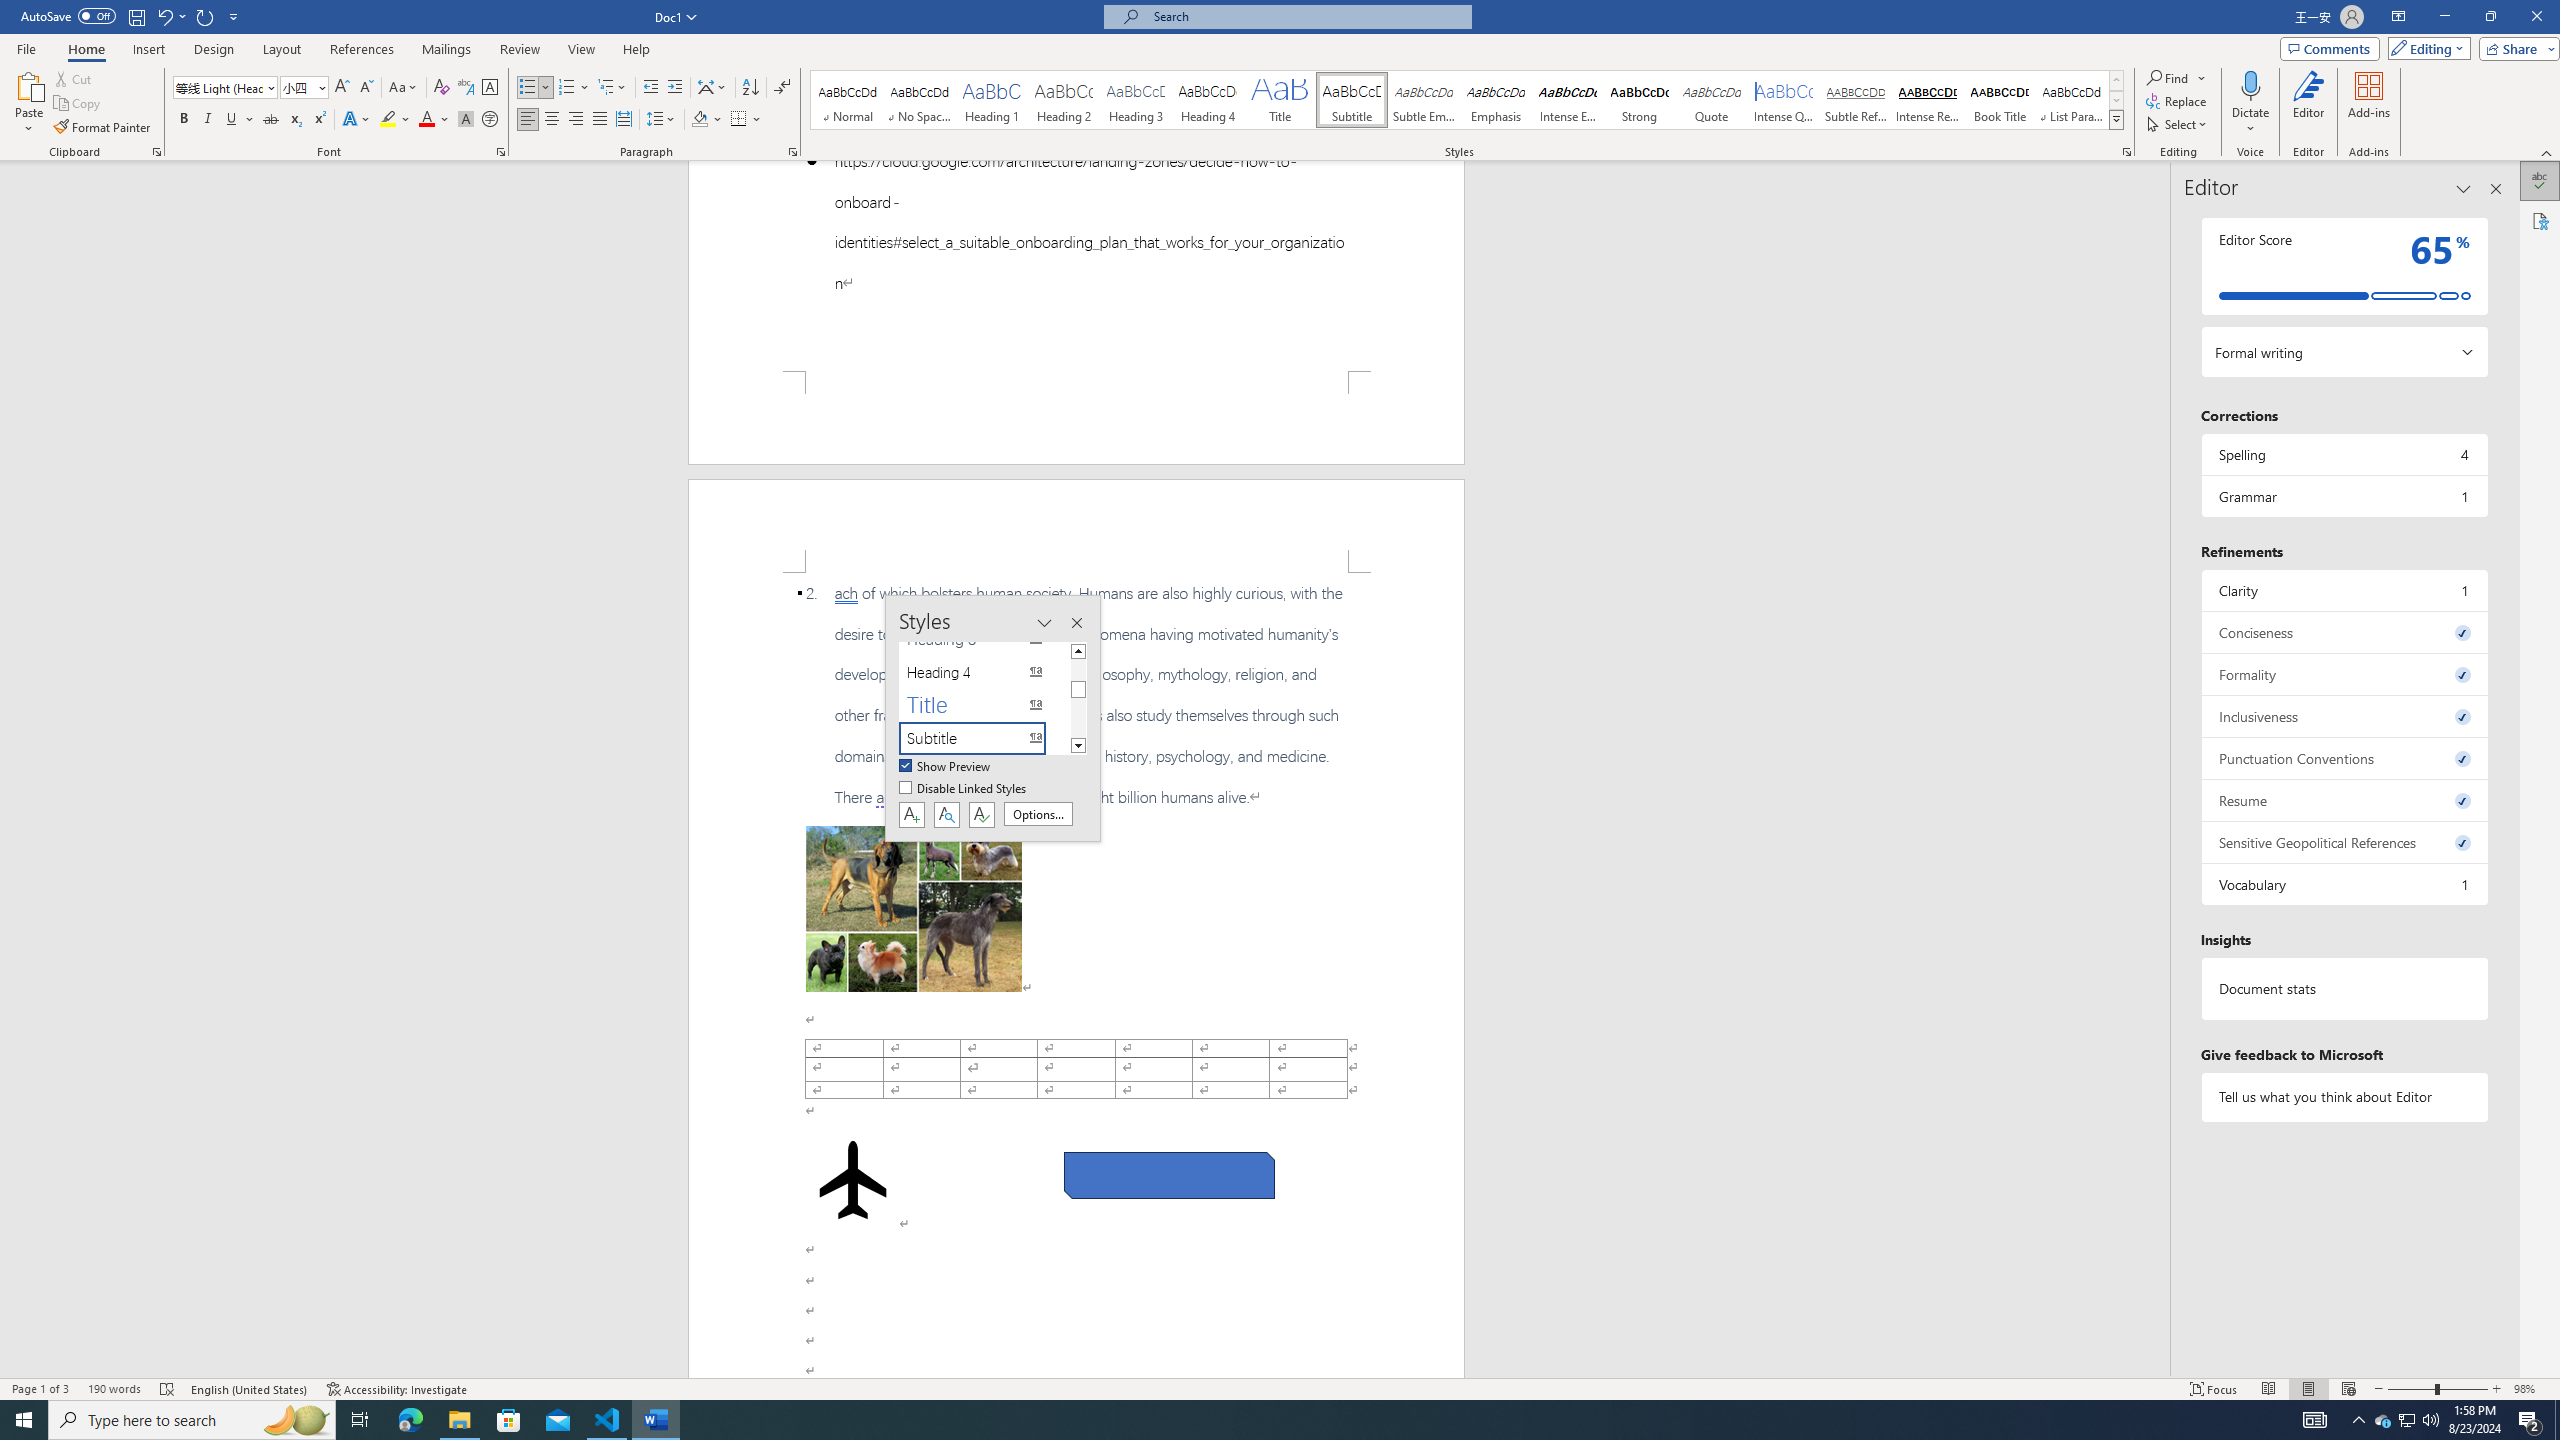  Describe the element at coordinates (1855, 99) in the screenshot. I see `'Subtle Reference'` at that location.